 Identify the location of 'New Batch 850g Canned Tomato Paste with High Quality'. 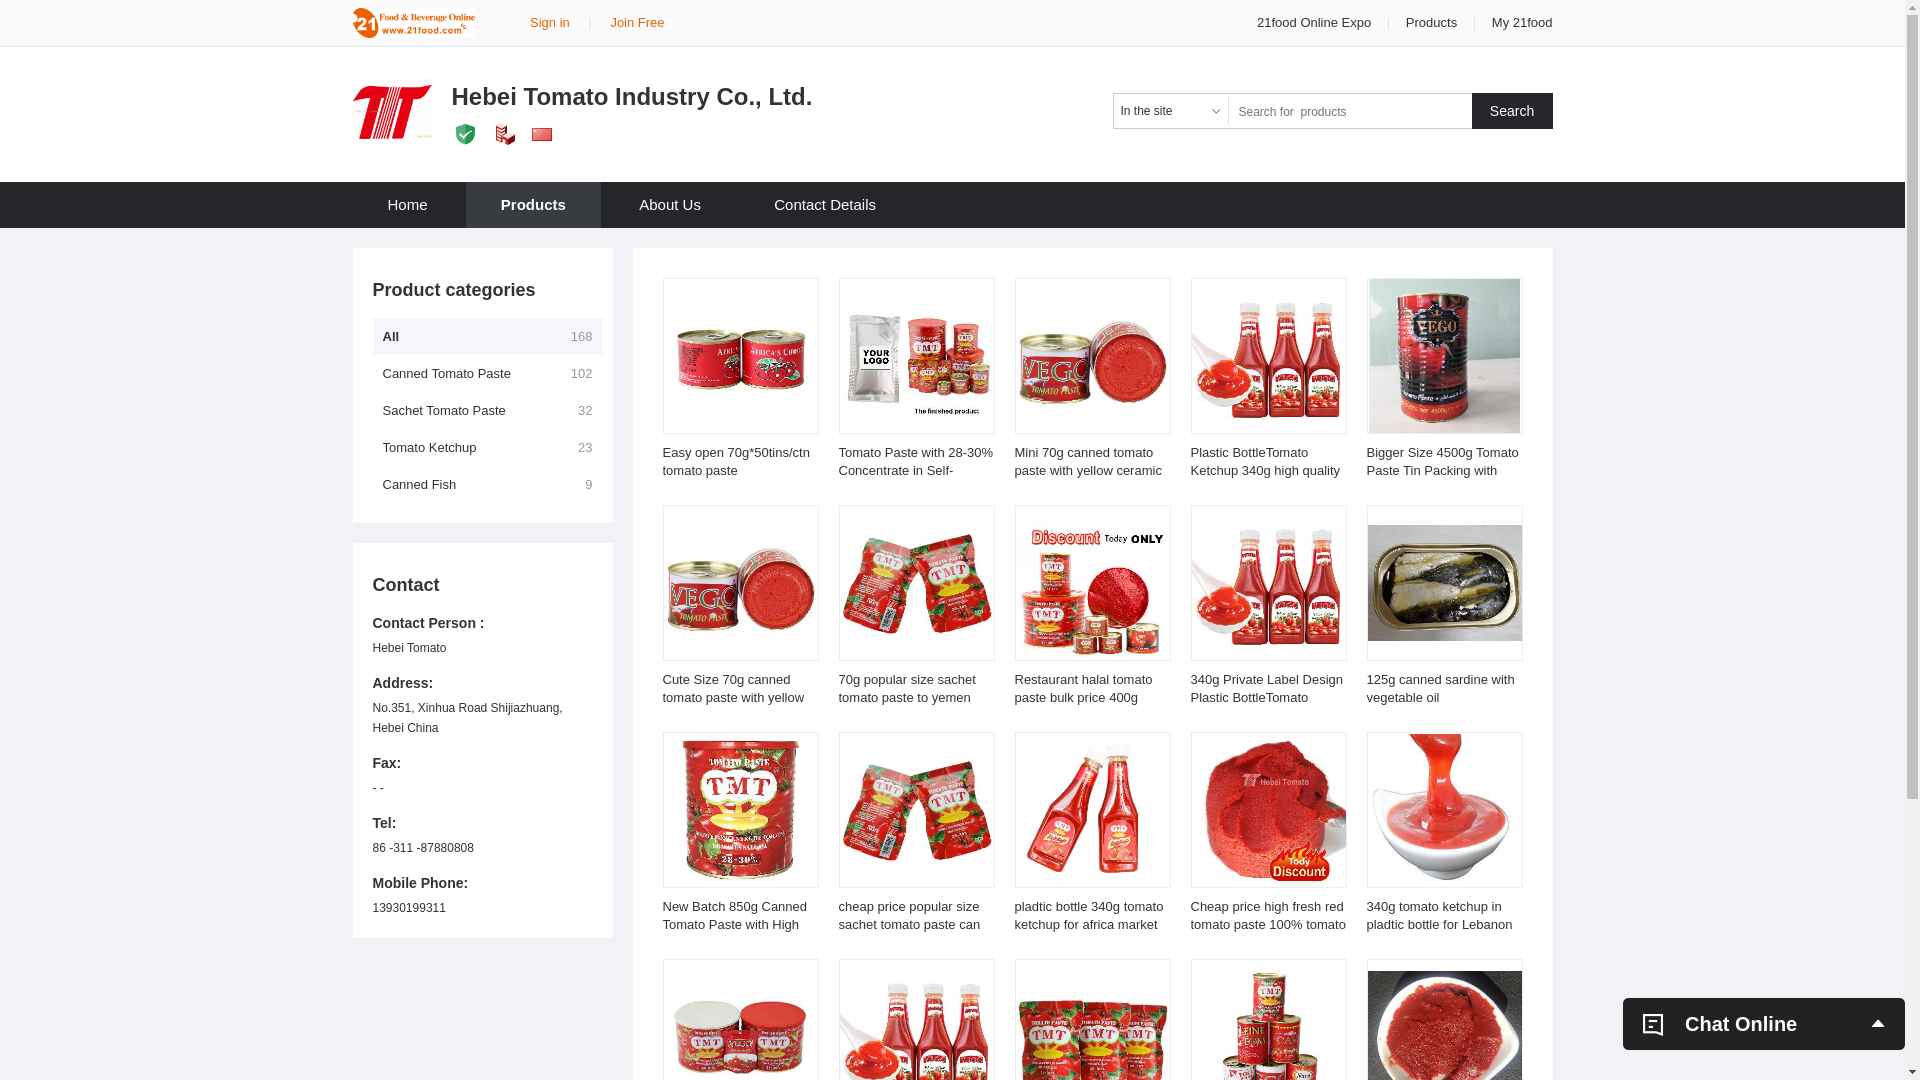
(733, 924).